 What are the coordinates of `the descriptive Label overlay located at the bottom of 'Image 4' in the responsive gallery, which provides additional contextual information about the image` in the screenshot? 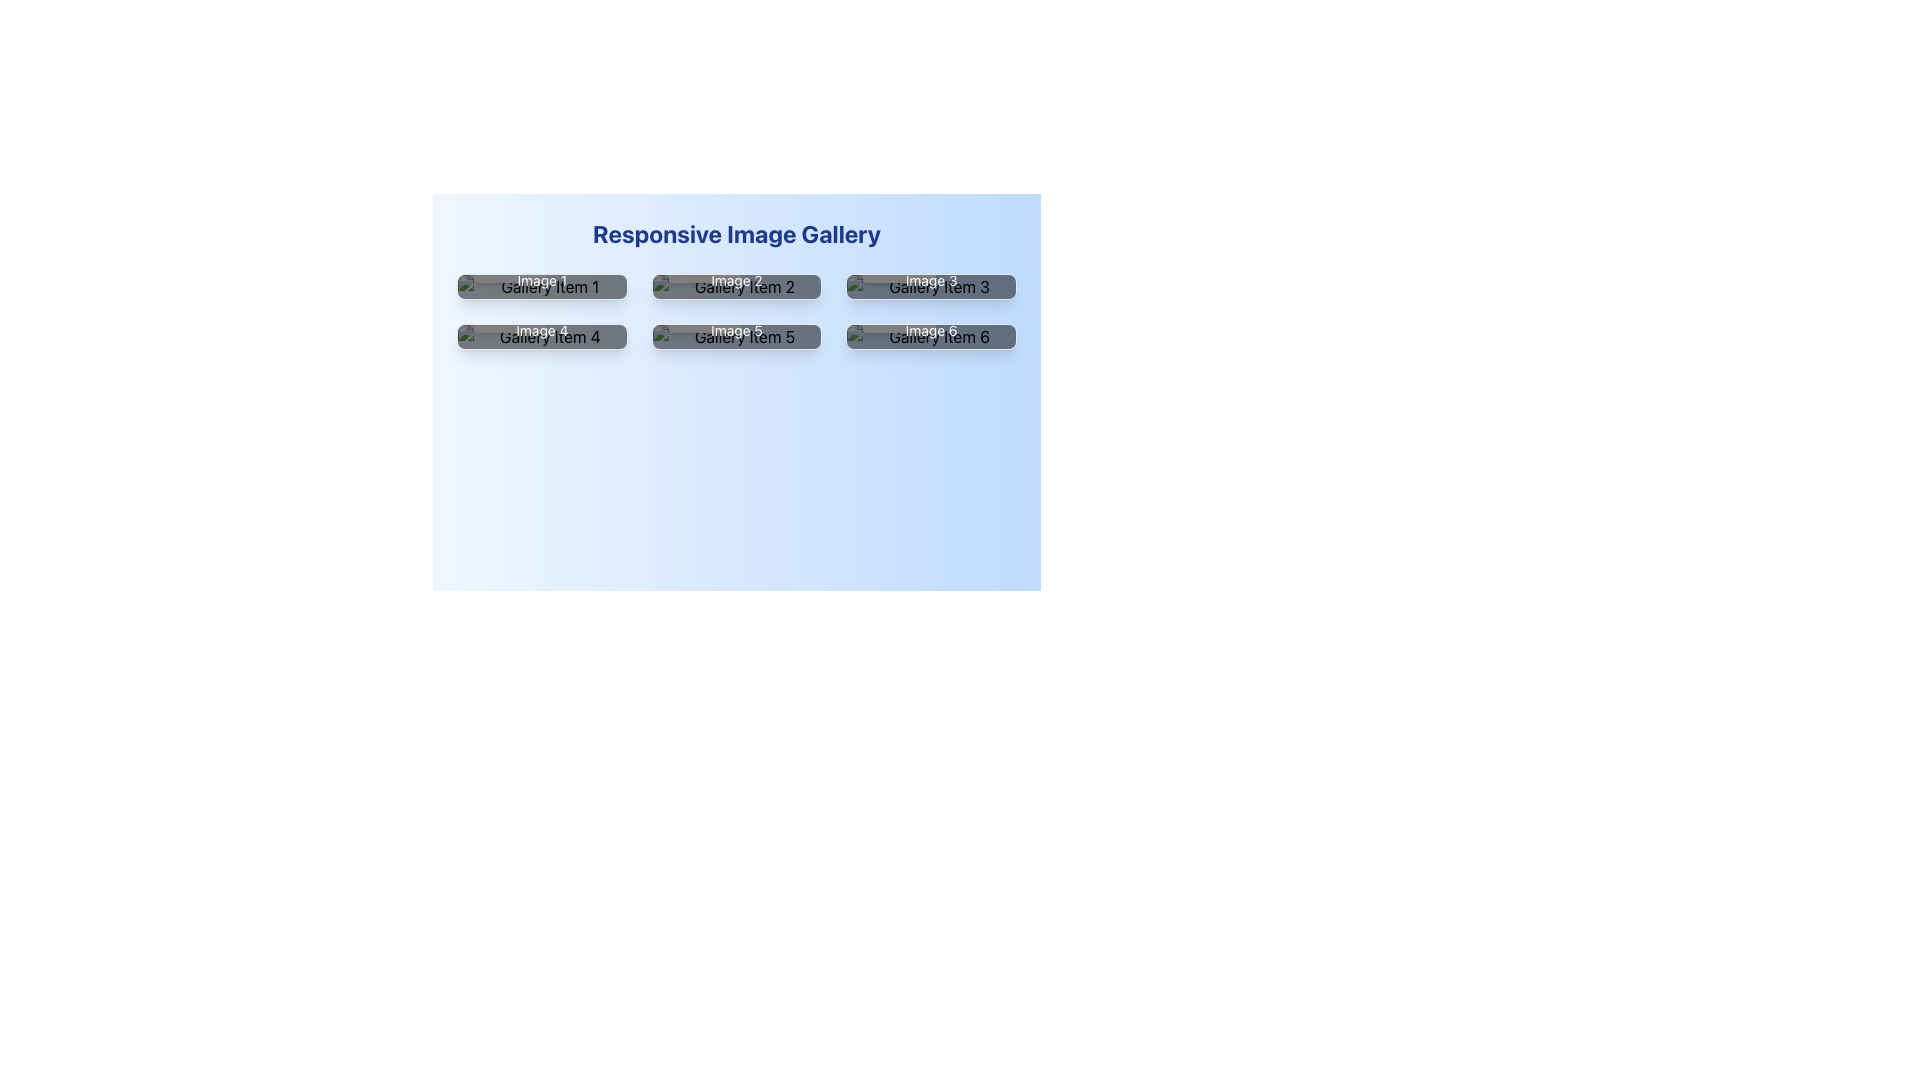 It's located at (542, 319).